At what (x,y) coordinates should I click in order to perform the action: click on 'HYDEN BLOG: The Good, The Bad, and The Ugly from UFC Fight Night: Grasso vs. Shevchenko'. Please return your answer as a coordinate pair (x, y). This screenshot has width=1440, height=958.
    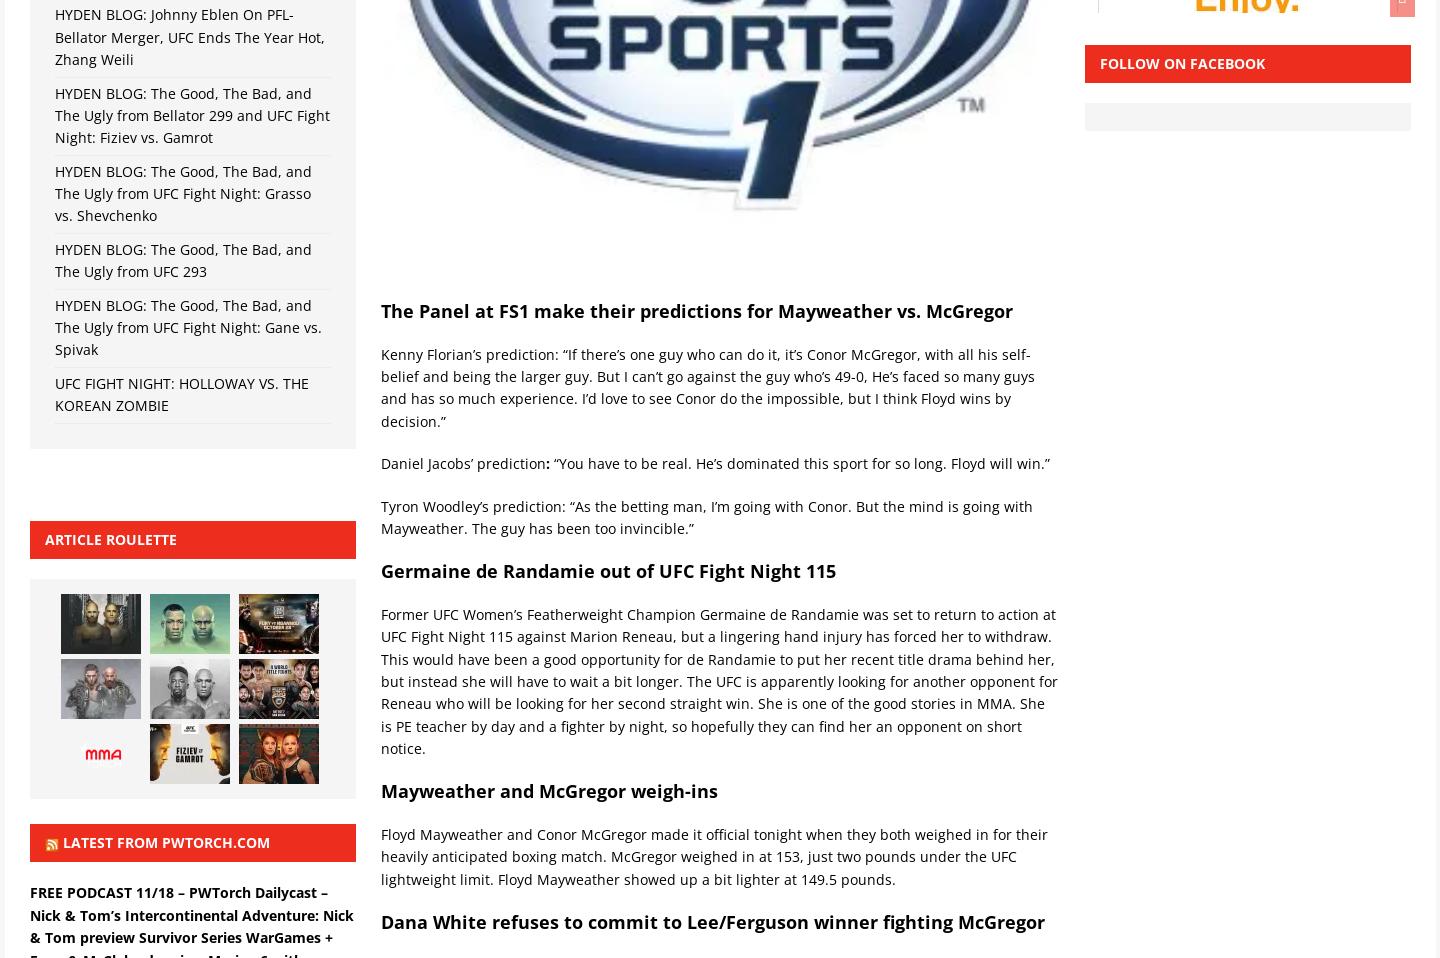
    Looking at the image, I should click on (53, 192).